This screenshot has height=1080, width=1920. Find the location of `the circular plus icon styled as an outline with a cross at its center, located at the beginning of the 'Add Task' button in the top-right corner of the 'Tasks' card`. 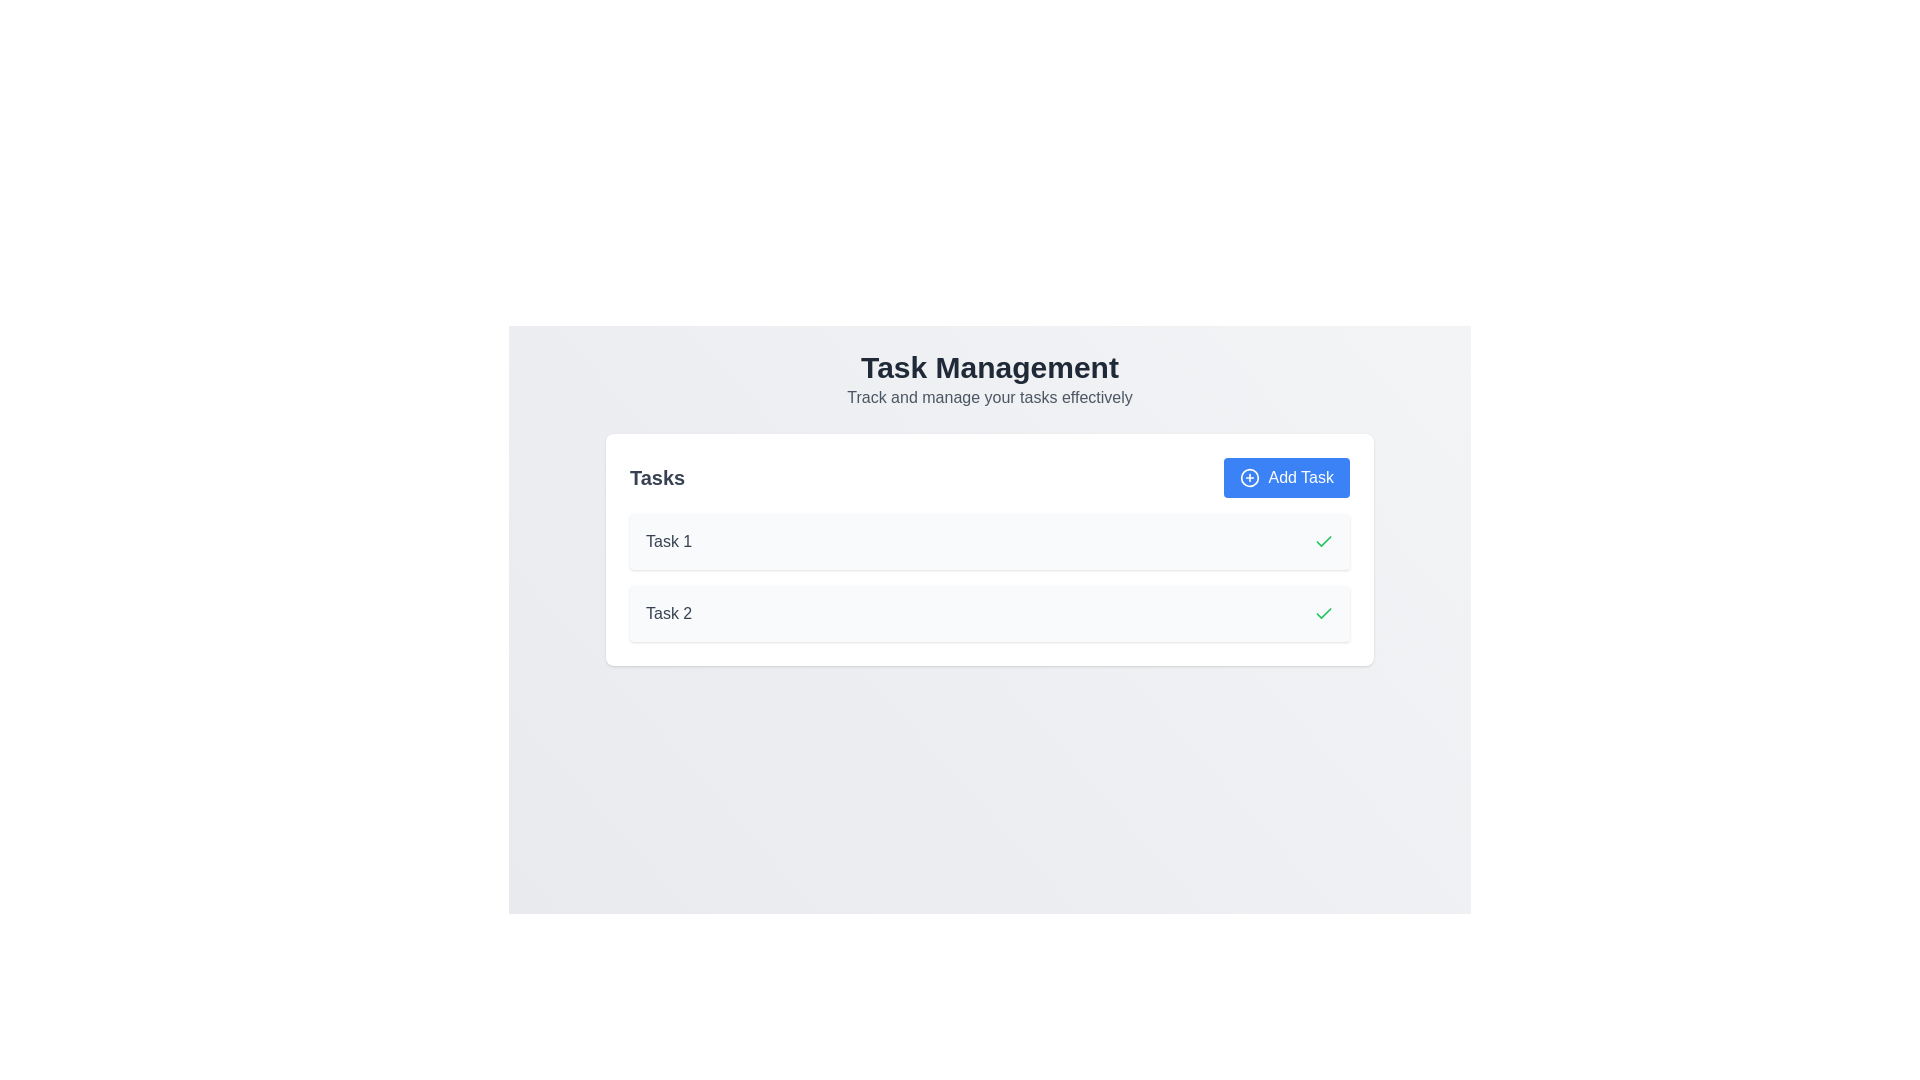

the circular plus icon styled as an outline with a cross at its center, located at the beginning of the 'Add Task' button in the top-right corner of the 'Tasks' card is located at coordinates (1249, 478).